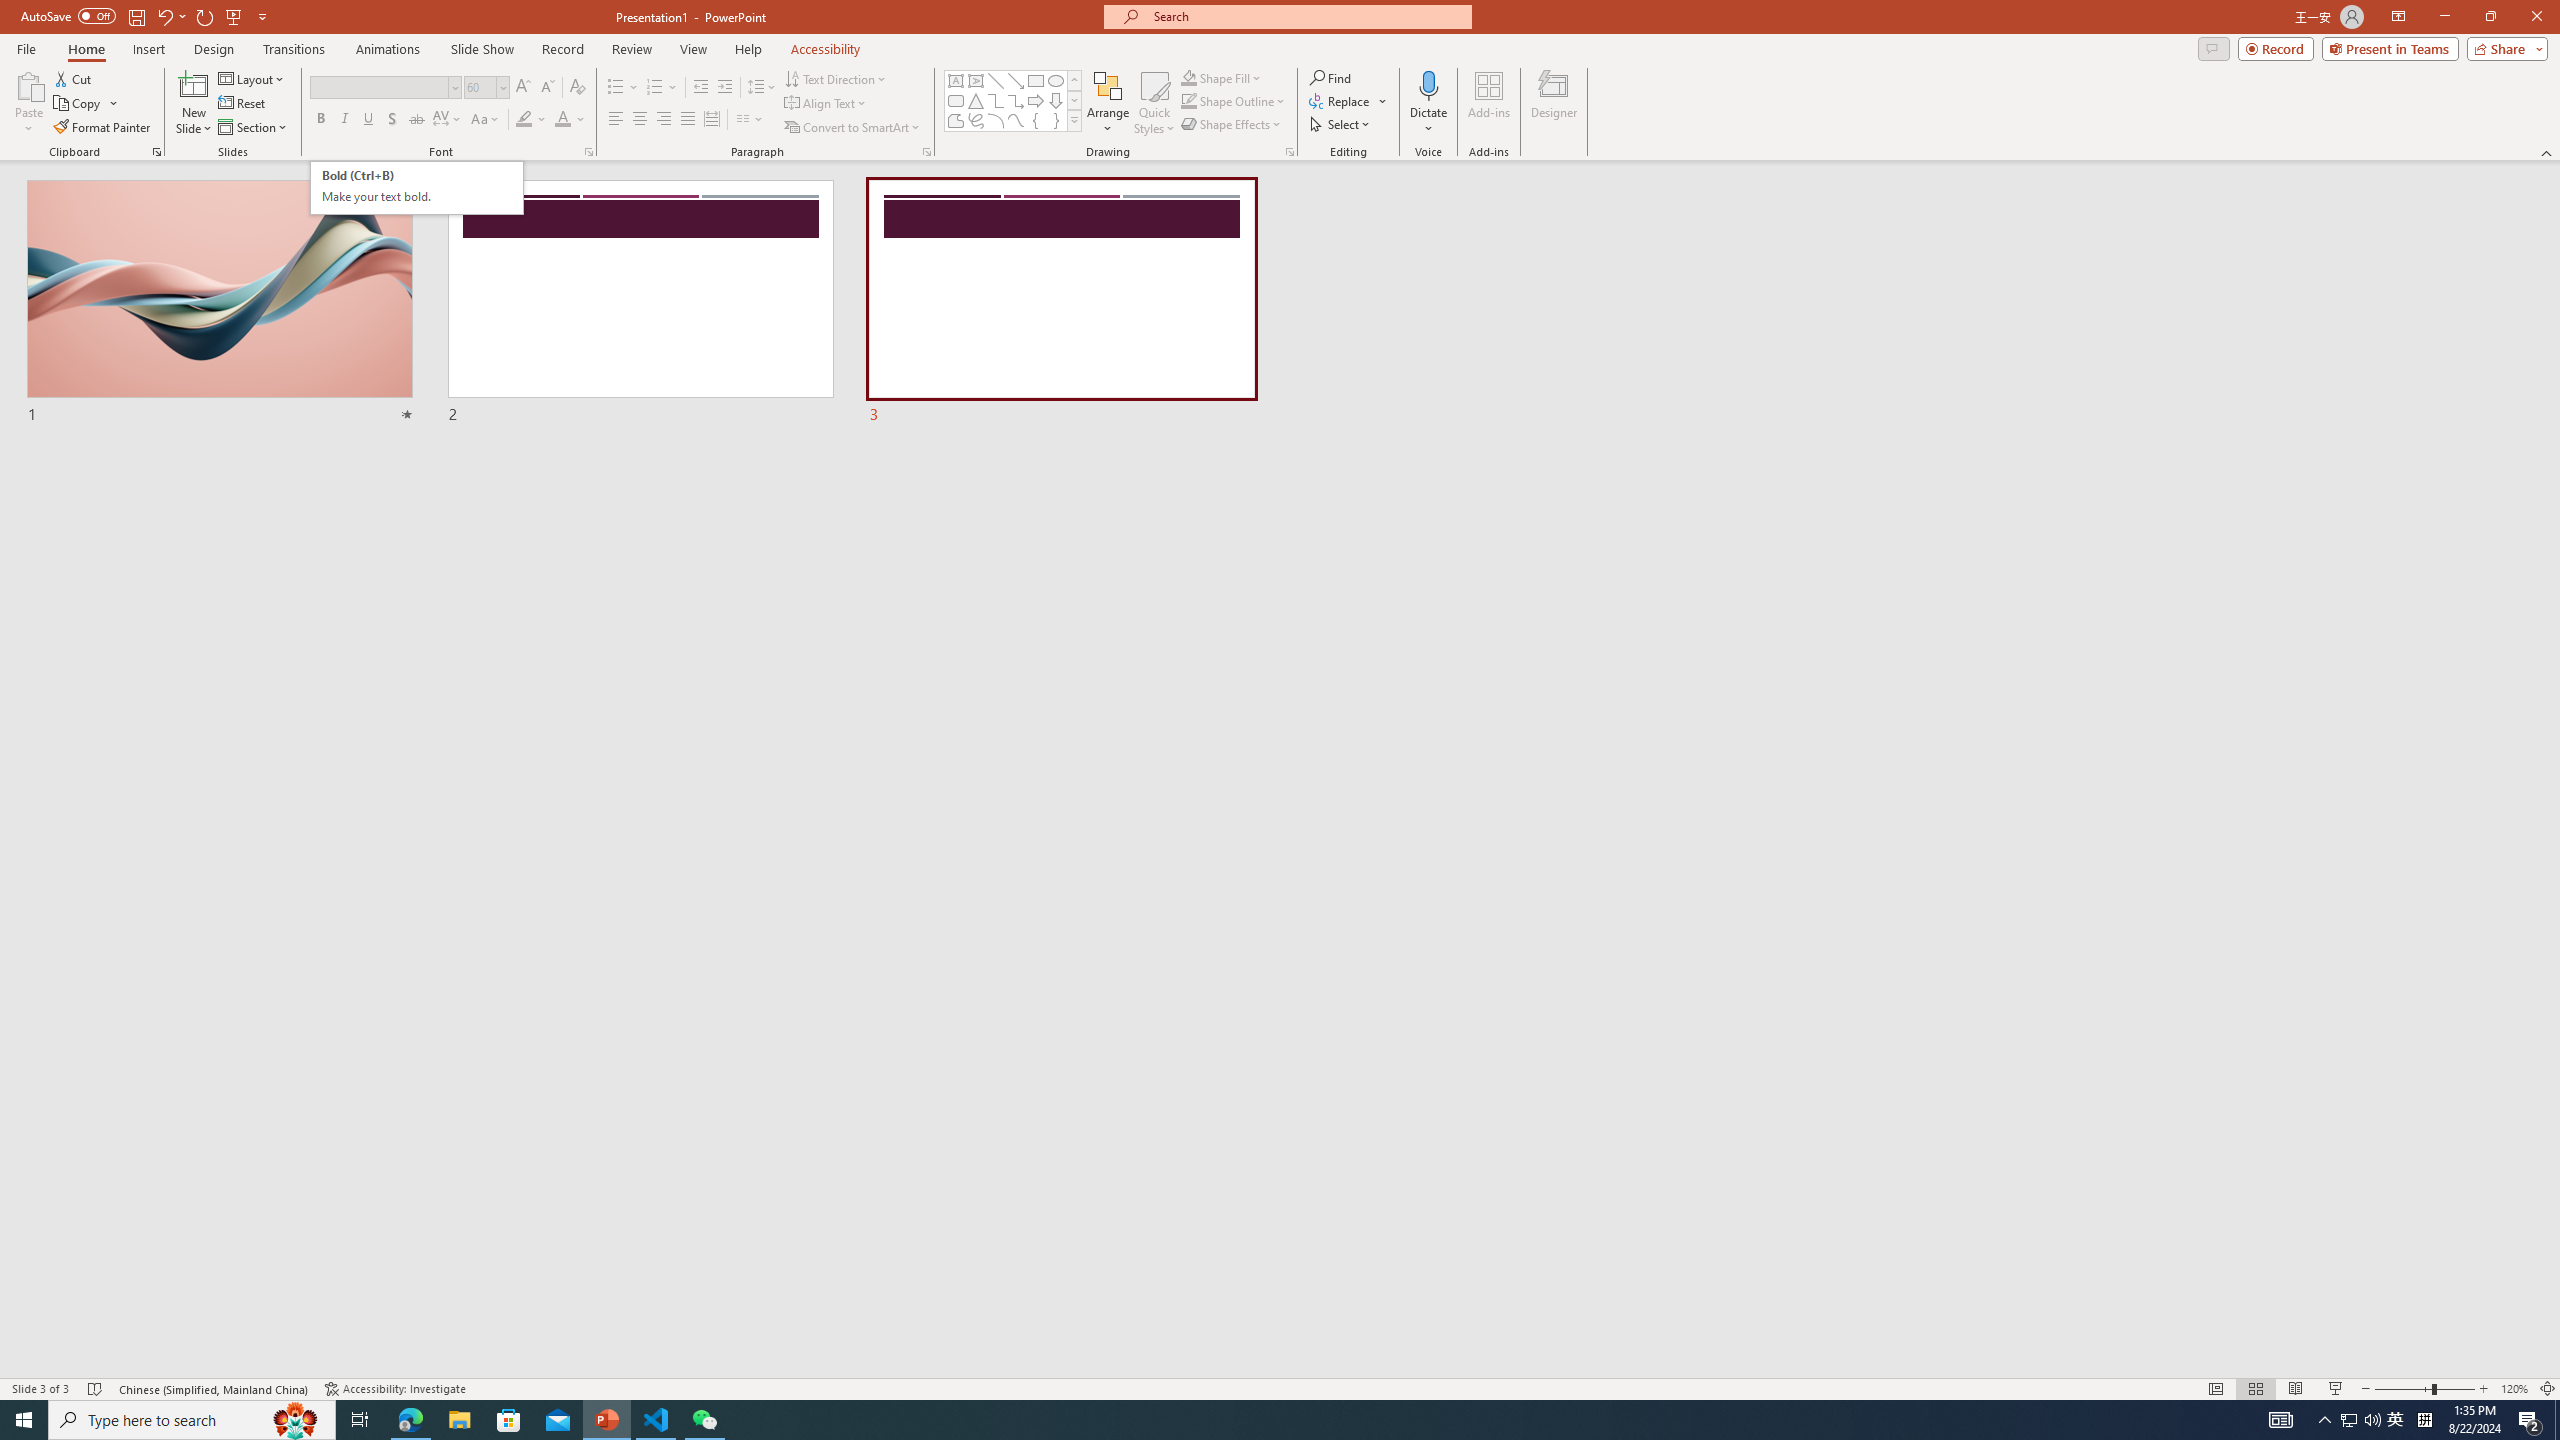 Image resolution: width=2560 pixels, height=1440 pixels. Describe the element at coordinates (85, 49) in the screenshot. I see `'Home'` at that location.